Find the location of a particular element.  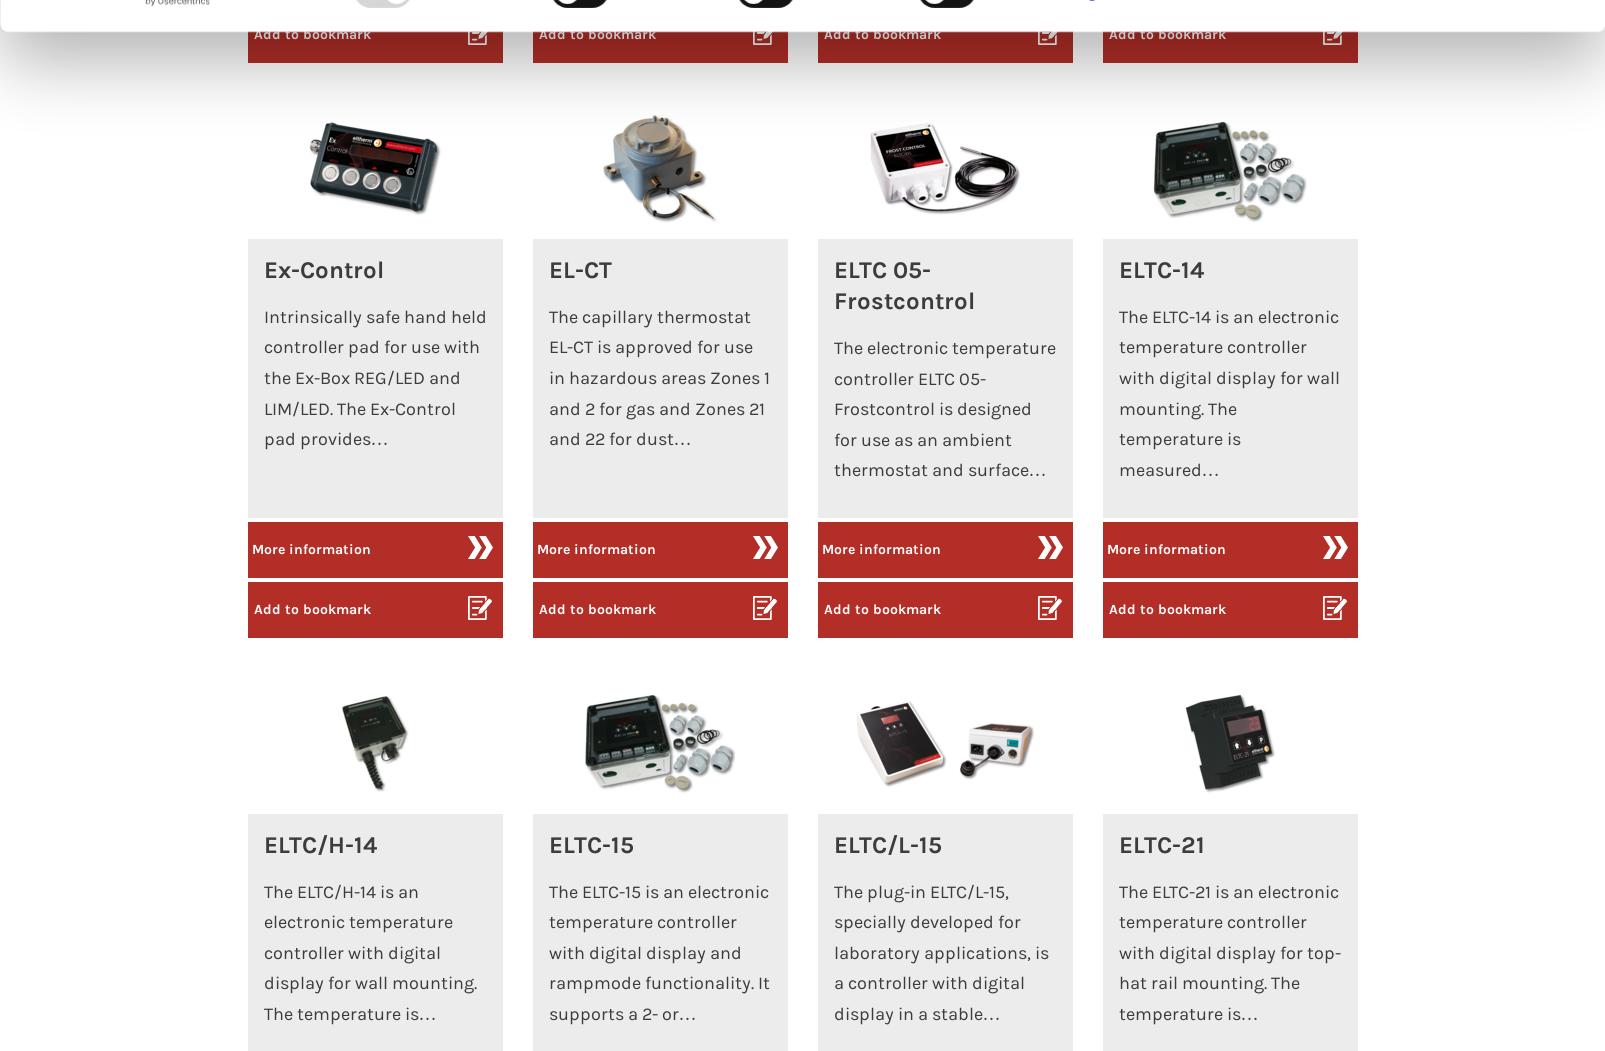

'The ELTC-21 is an electronic temperature controller with digital display for top-hat rail mounting. The temperature is…' is located at coordinates (1228, 951).